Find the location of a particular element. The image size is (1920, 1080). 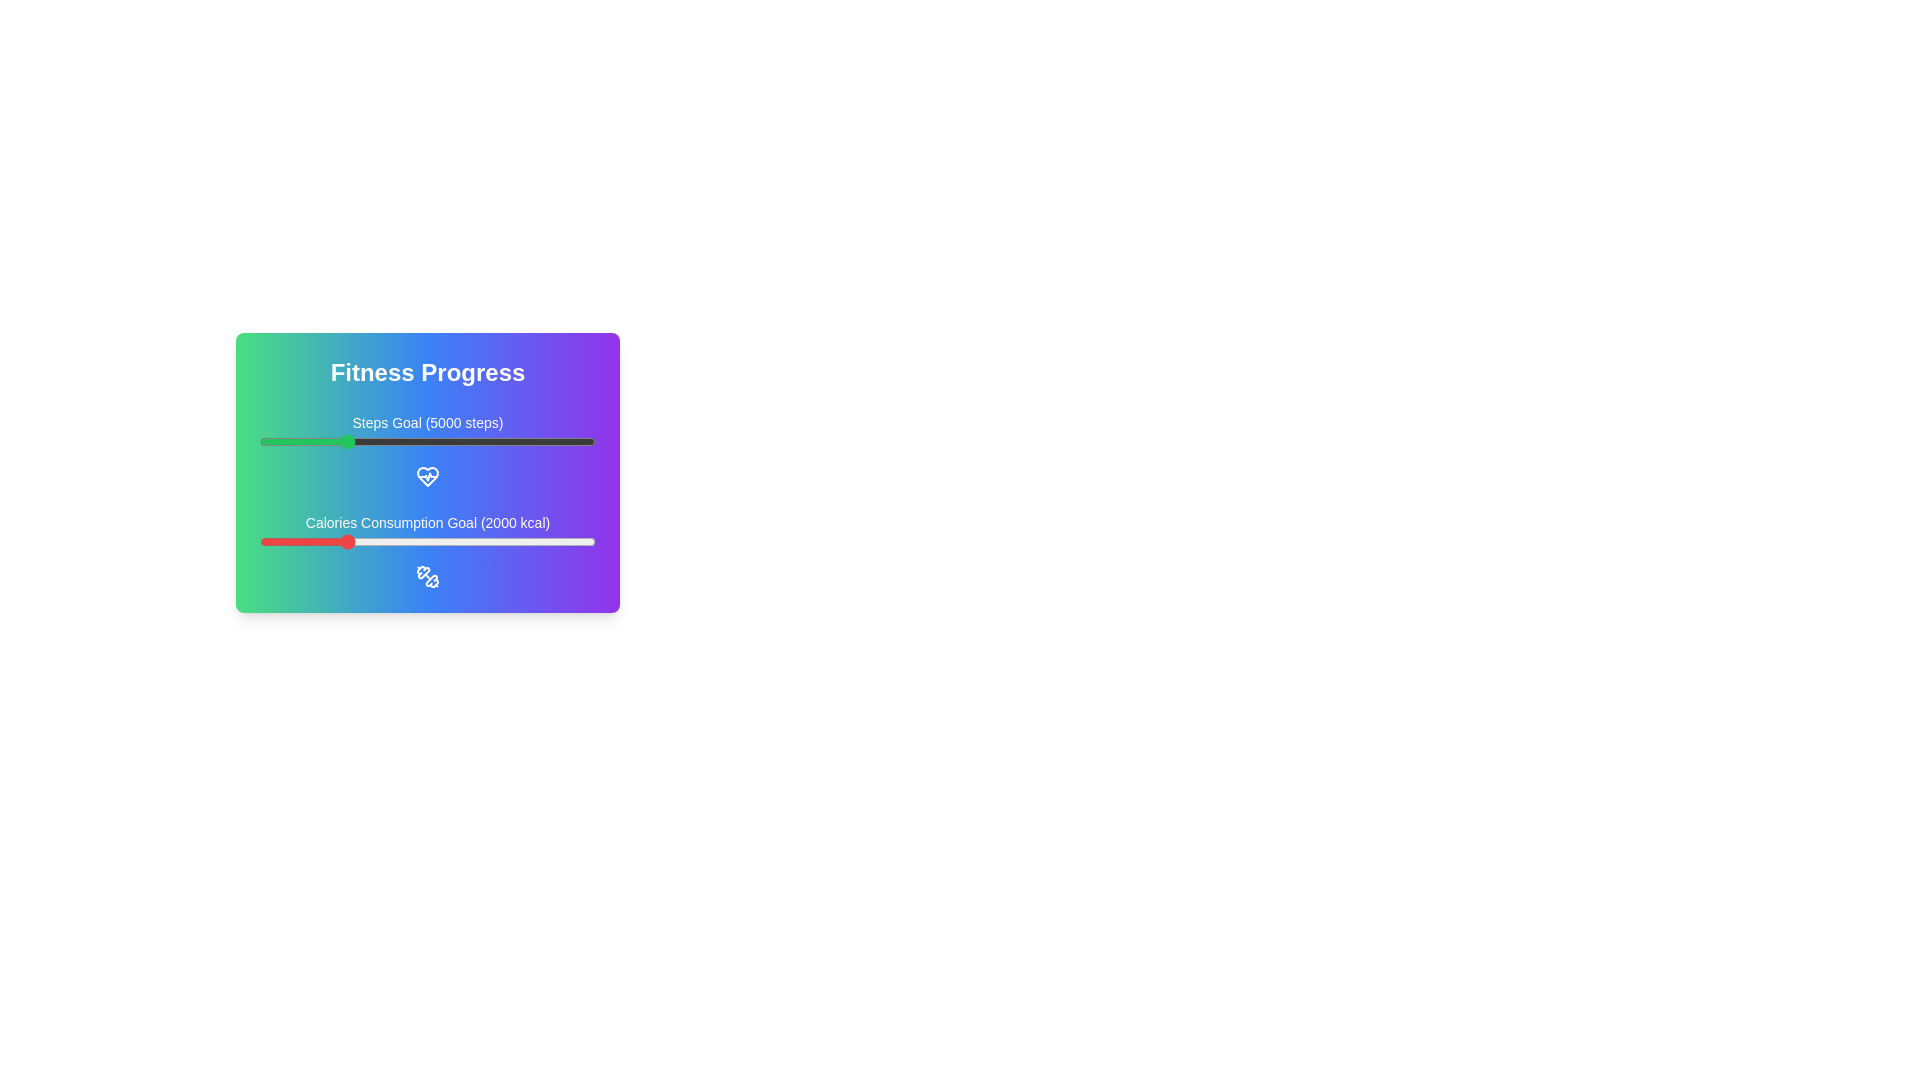

the calorie goal is located at coordinates (338, 542).